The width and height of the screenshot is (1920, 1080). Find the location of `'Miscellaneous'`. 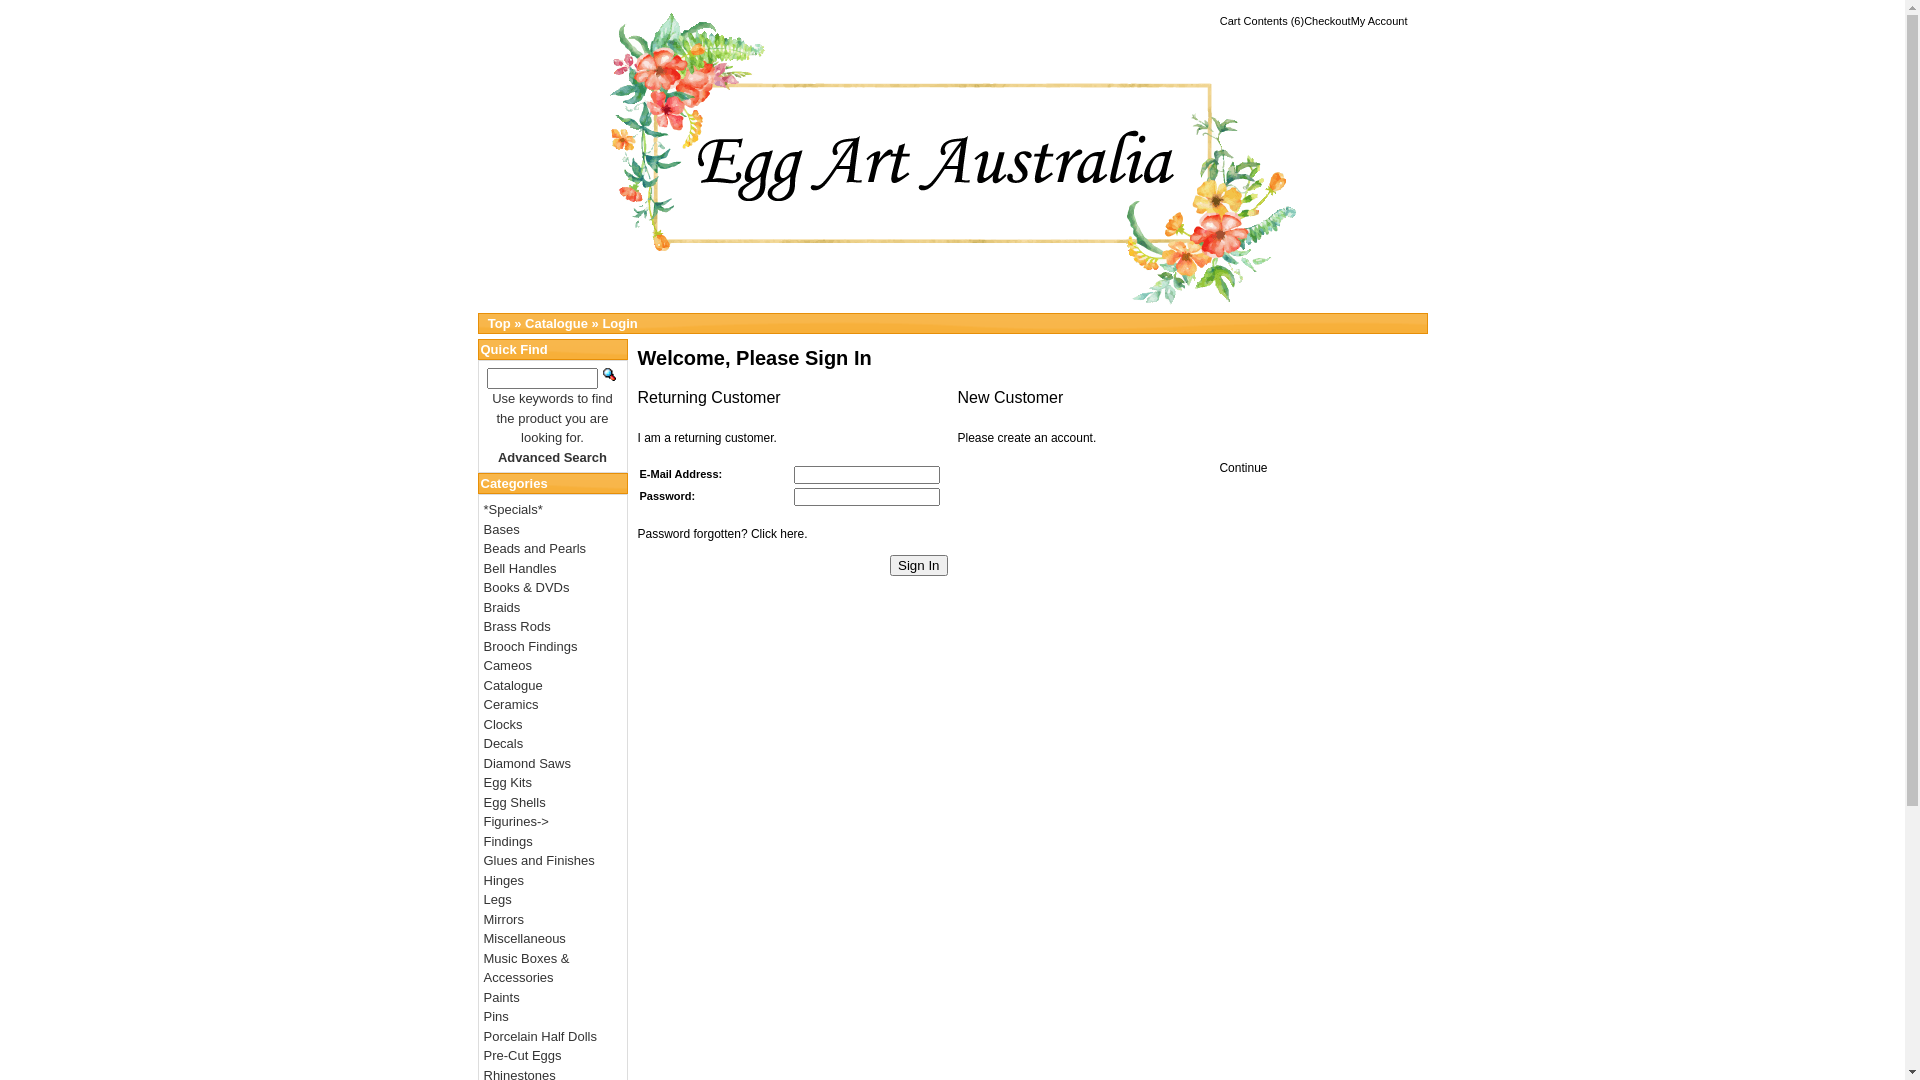

'Miscellaneous' is located at coordinates (524, 938).